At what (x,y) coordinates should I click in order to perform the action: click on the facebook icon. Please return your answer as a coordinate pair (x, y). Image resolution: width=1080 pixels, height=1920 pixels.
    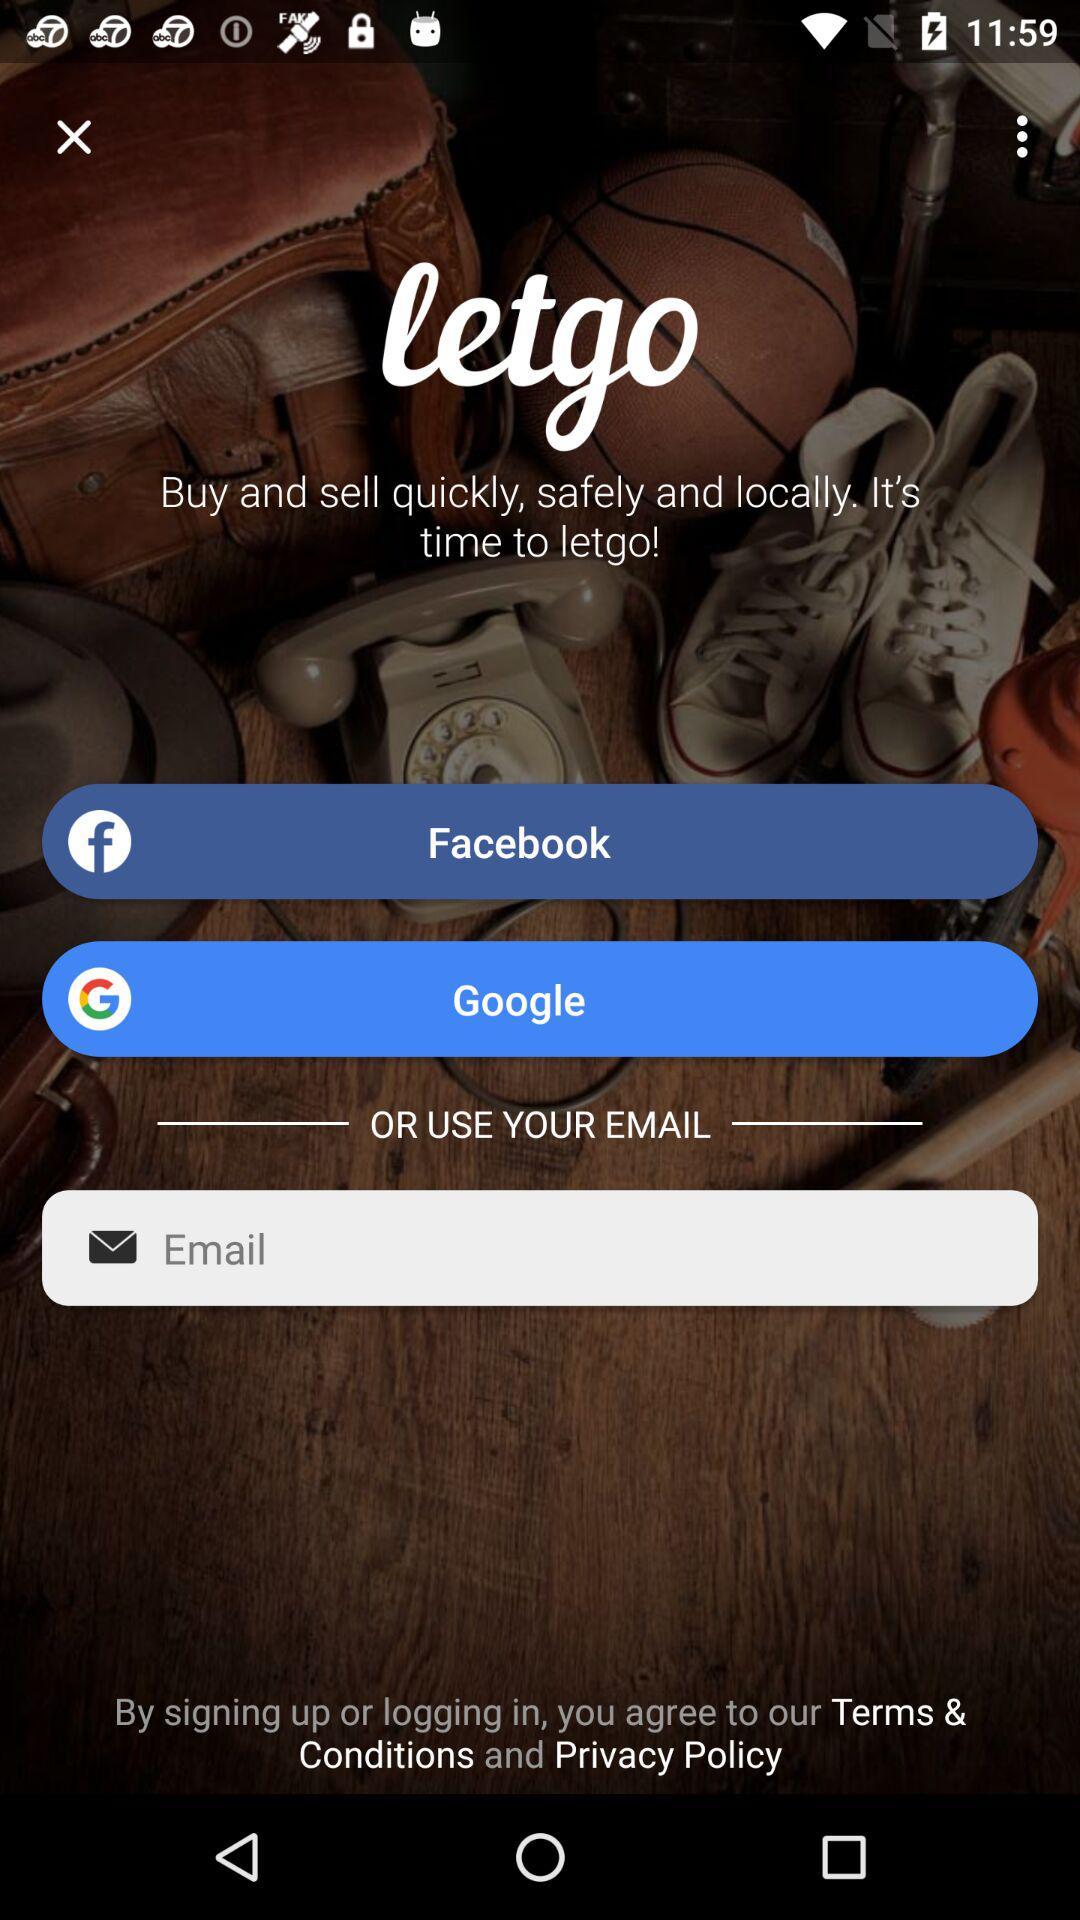
    Looking at the image, I should click on (540, 841).